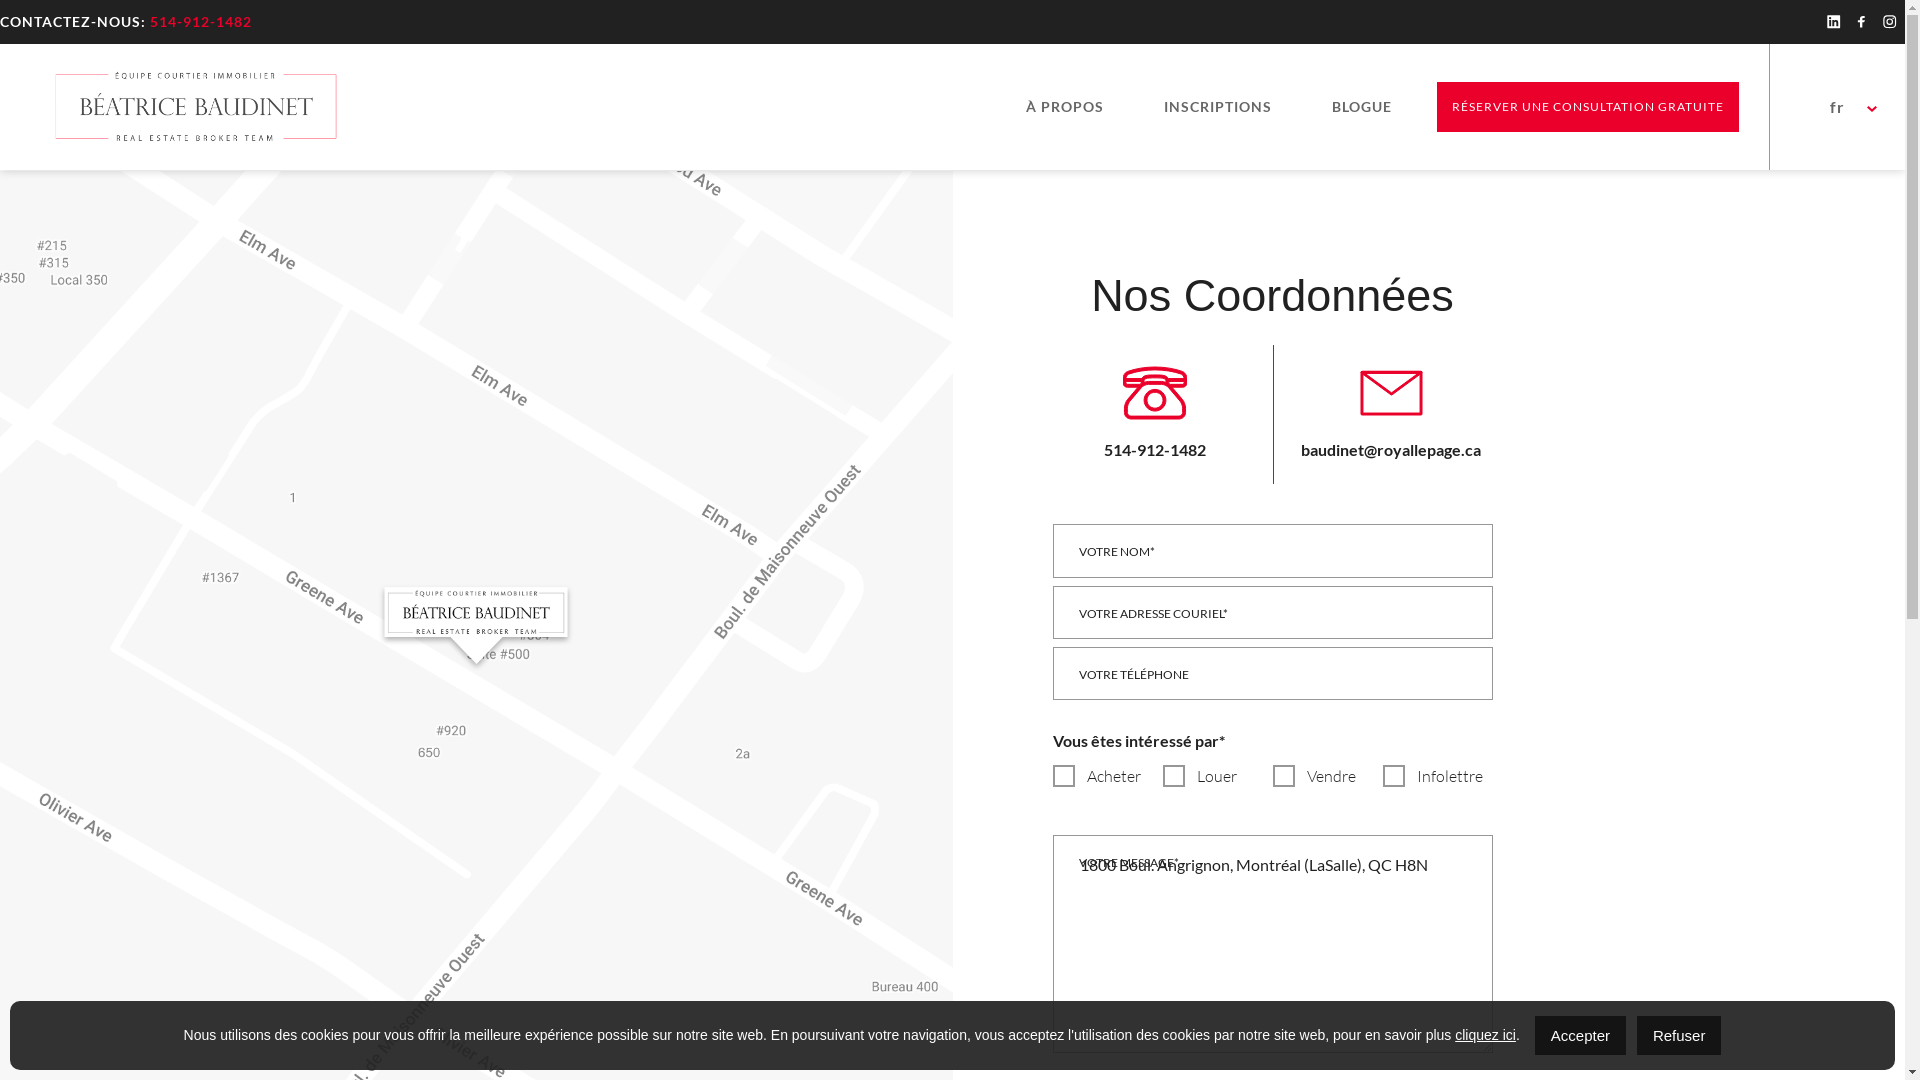 The width and height of the screenshot is (1920, 1080). I want to click on 'RLP Heritage', so click(193, 107).